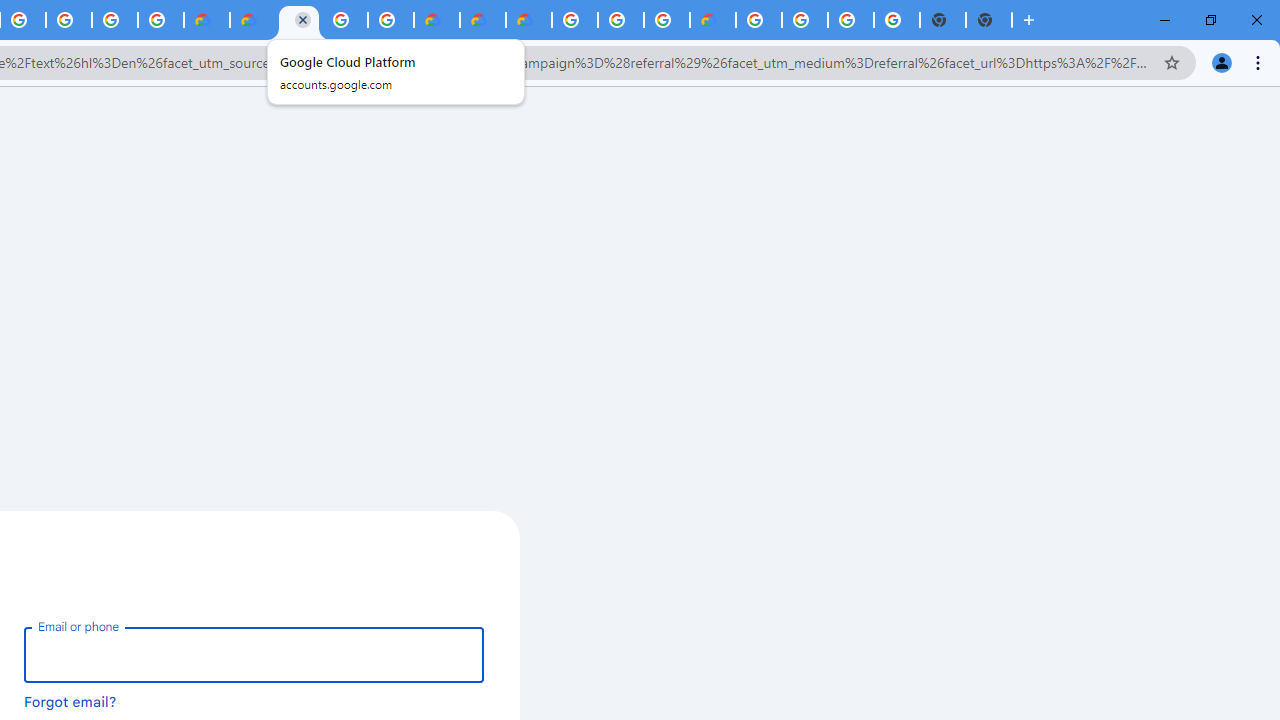  I want to click on 'Customer Care | Google Cloud', so click(435, 20).